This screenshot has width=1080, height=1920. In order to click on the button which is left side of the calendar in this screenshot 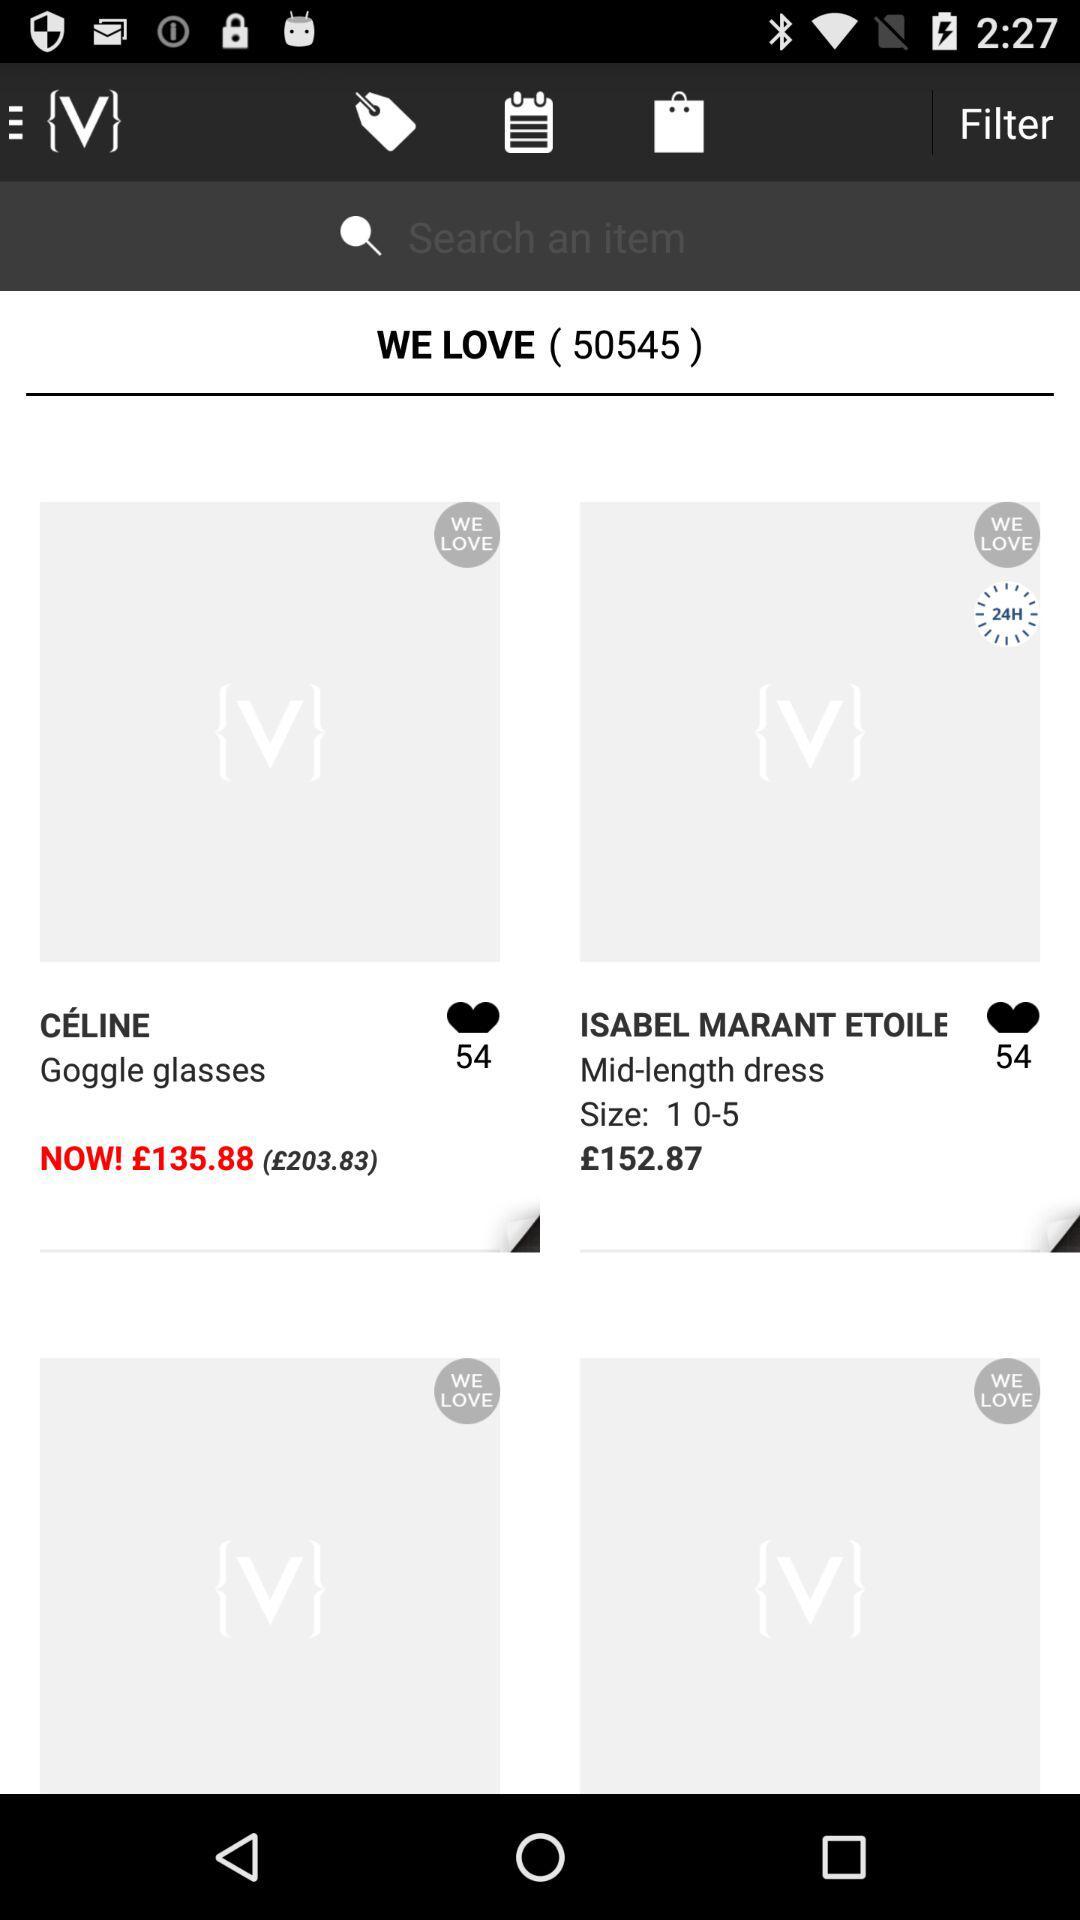, I will do `click(385, 120)`.